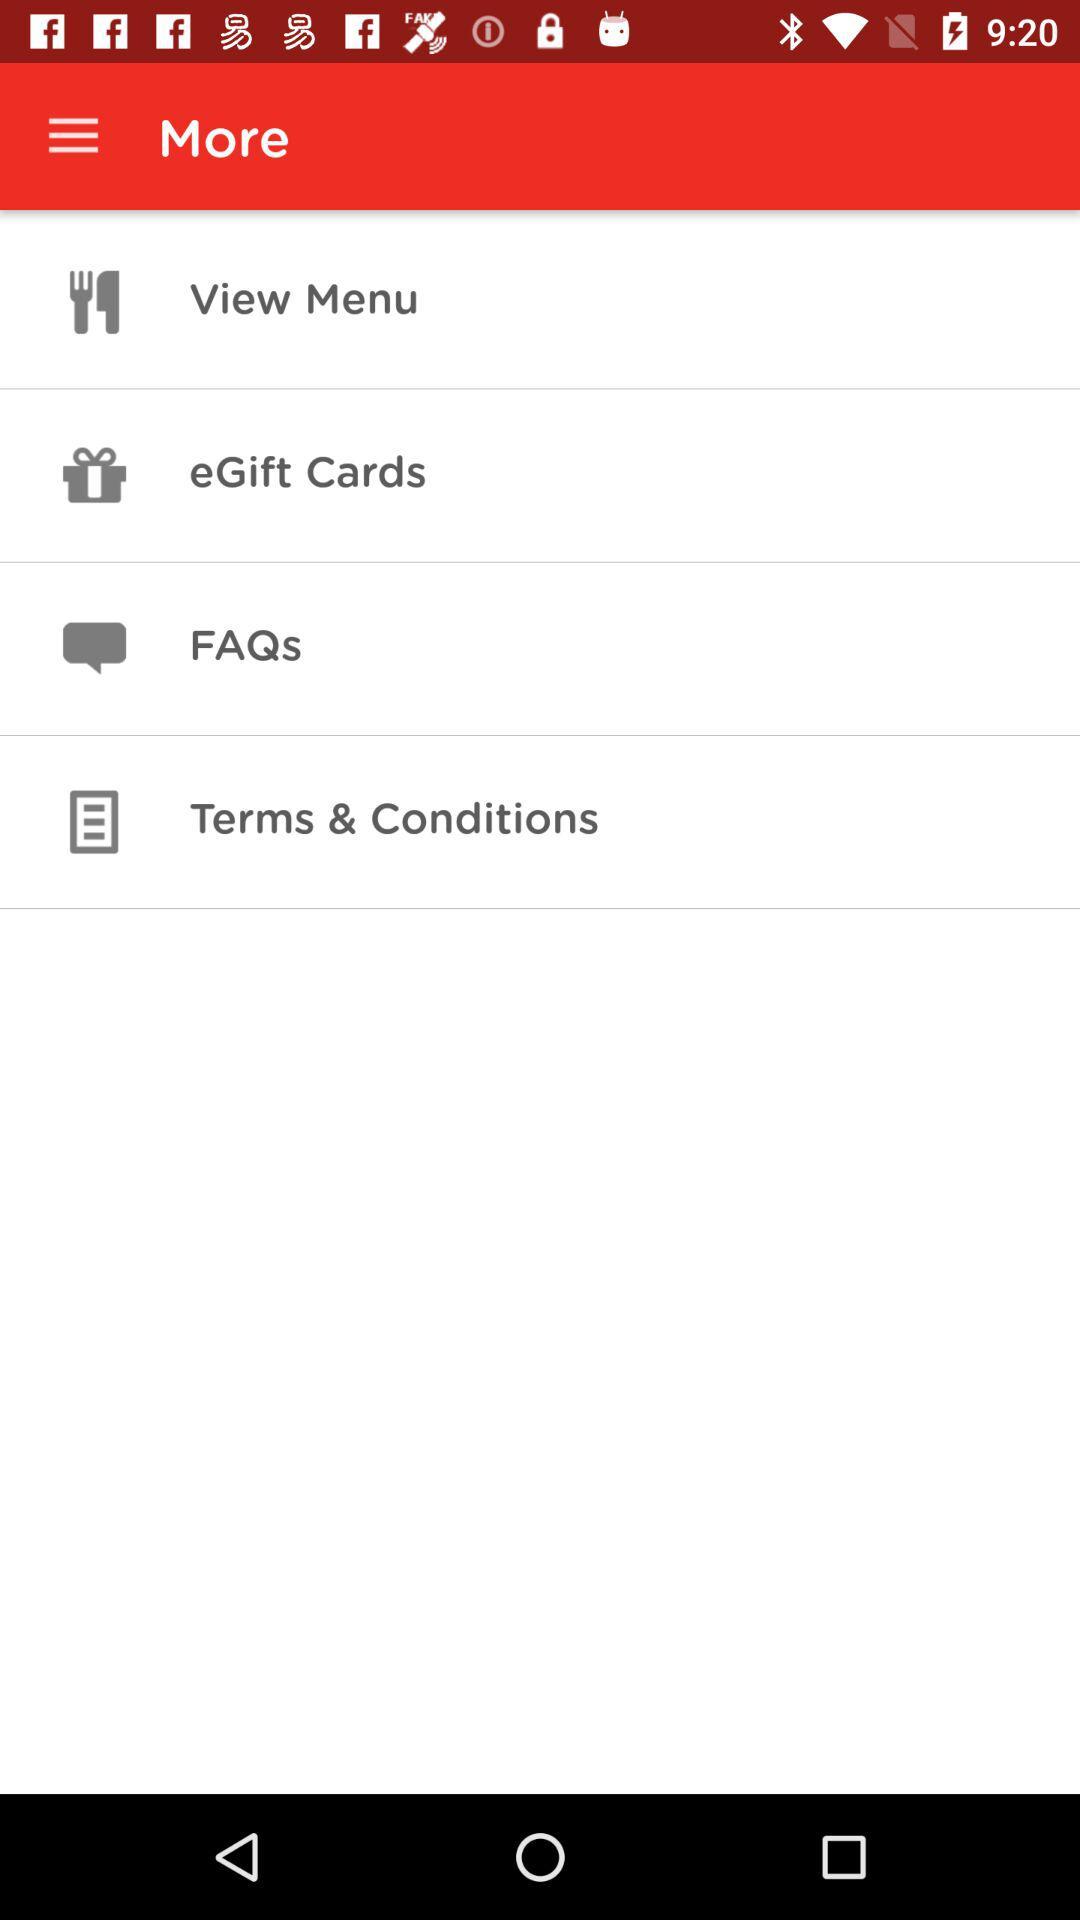 This screenshot has width=1080, height=1920. Describe the element at coordinates (307, 474) in the screenshot. I see `the egift cards item` at that location.